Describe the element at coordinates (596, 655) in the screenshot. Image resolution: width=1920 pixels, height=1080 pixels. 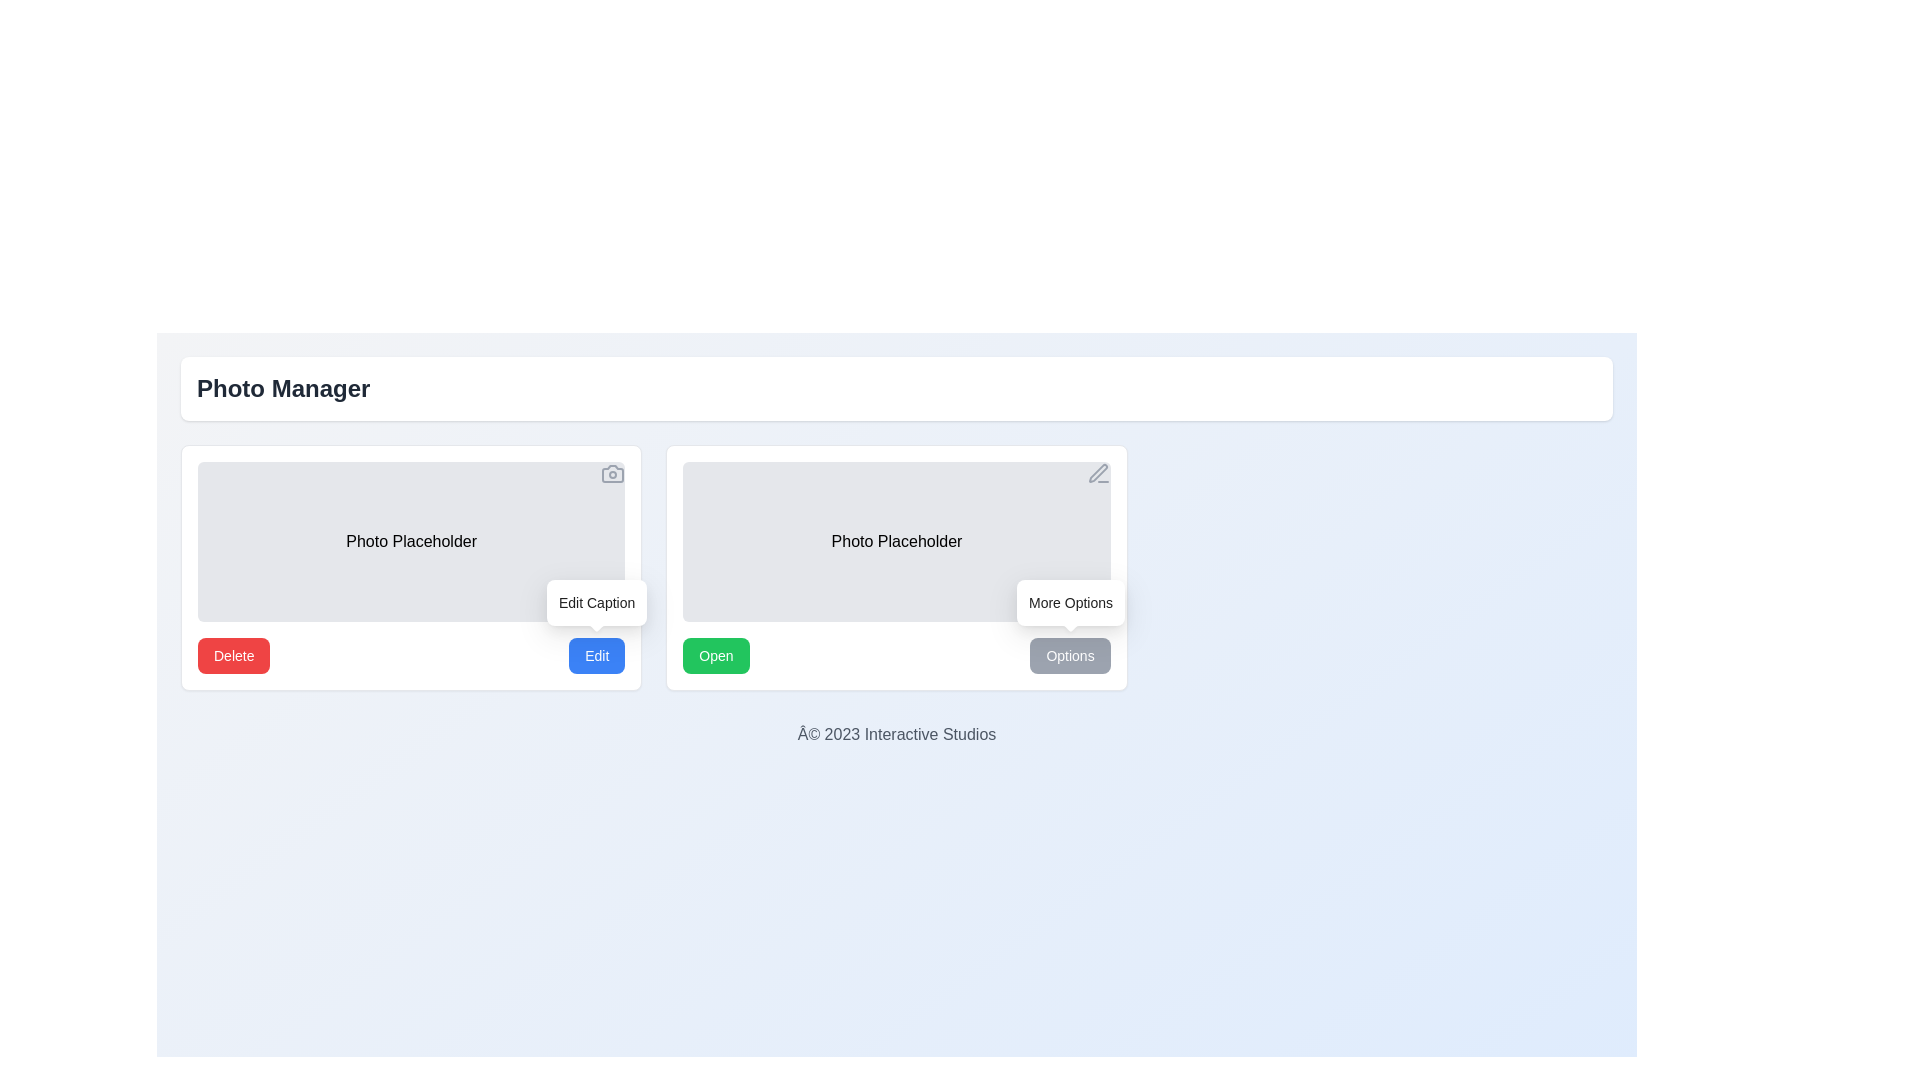
I see `the blue 'Edit' button labeled with white text` at that location.